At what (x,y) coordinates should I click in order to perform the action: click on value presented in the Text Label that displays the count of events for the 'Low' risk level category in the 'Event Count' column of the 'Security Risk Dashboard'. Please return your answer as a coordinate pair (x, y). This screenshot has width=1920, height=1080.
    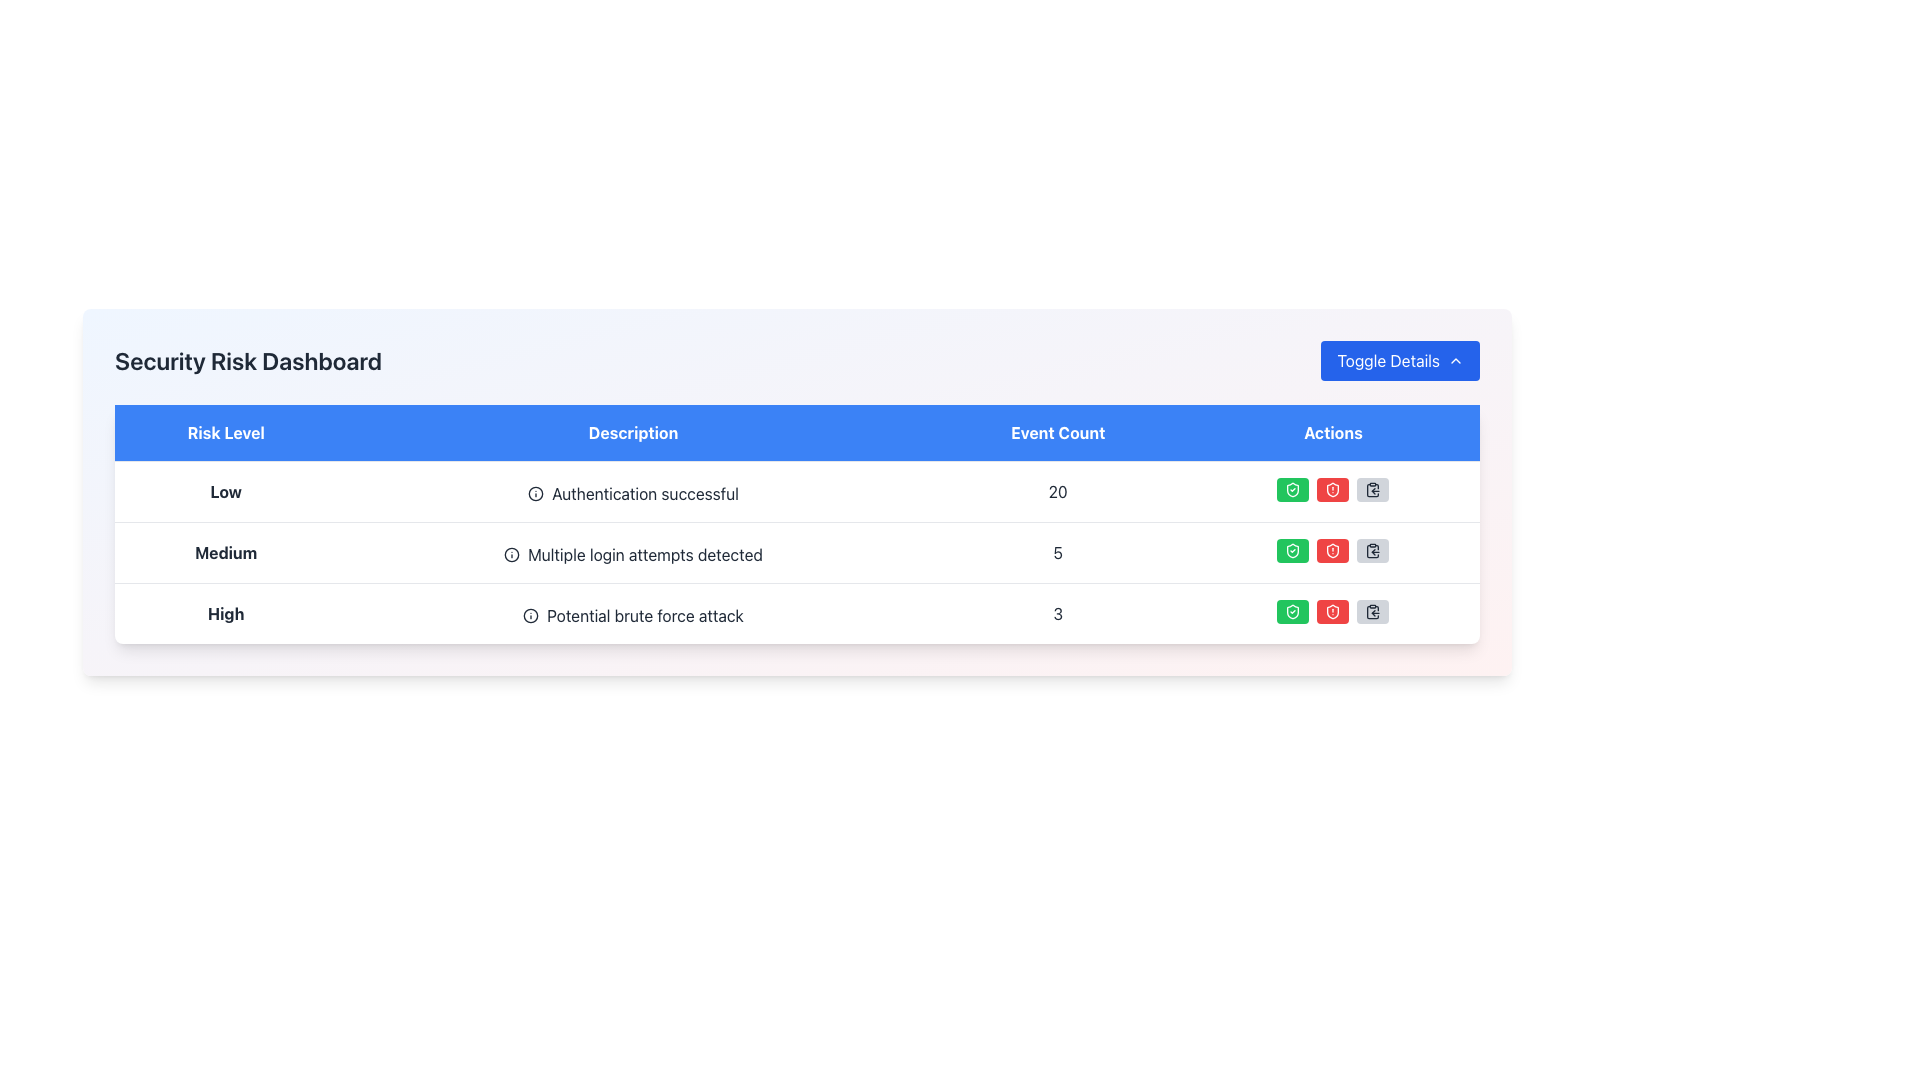
    Looking at the image, I should click on (1057, 492).